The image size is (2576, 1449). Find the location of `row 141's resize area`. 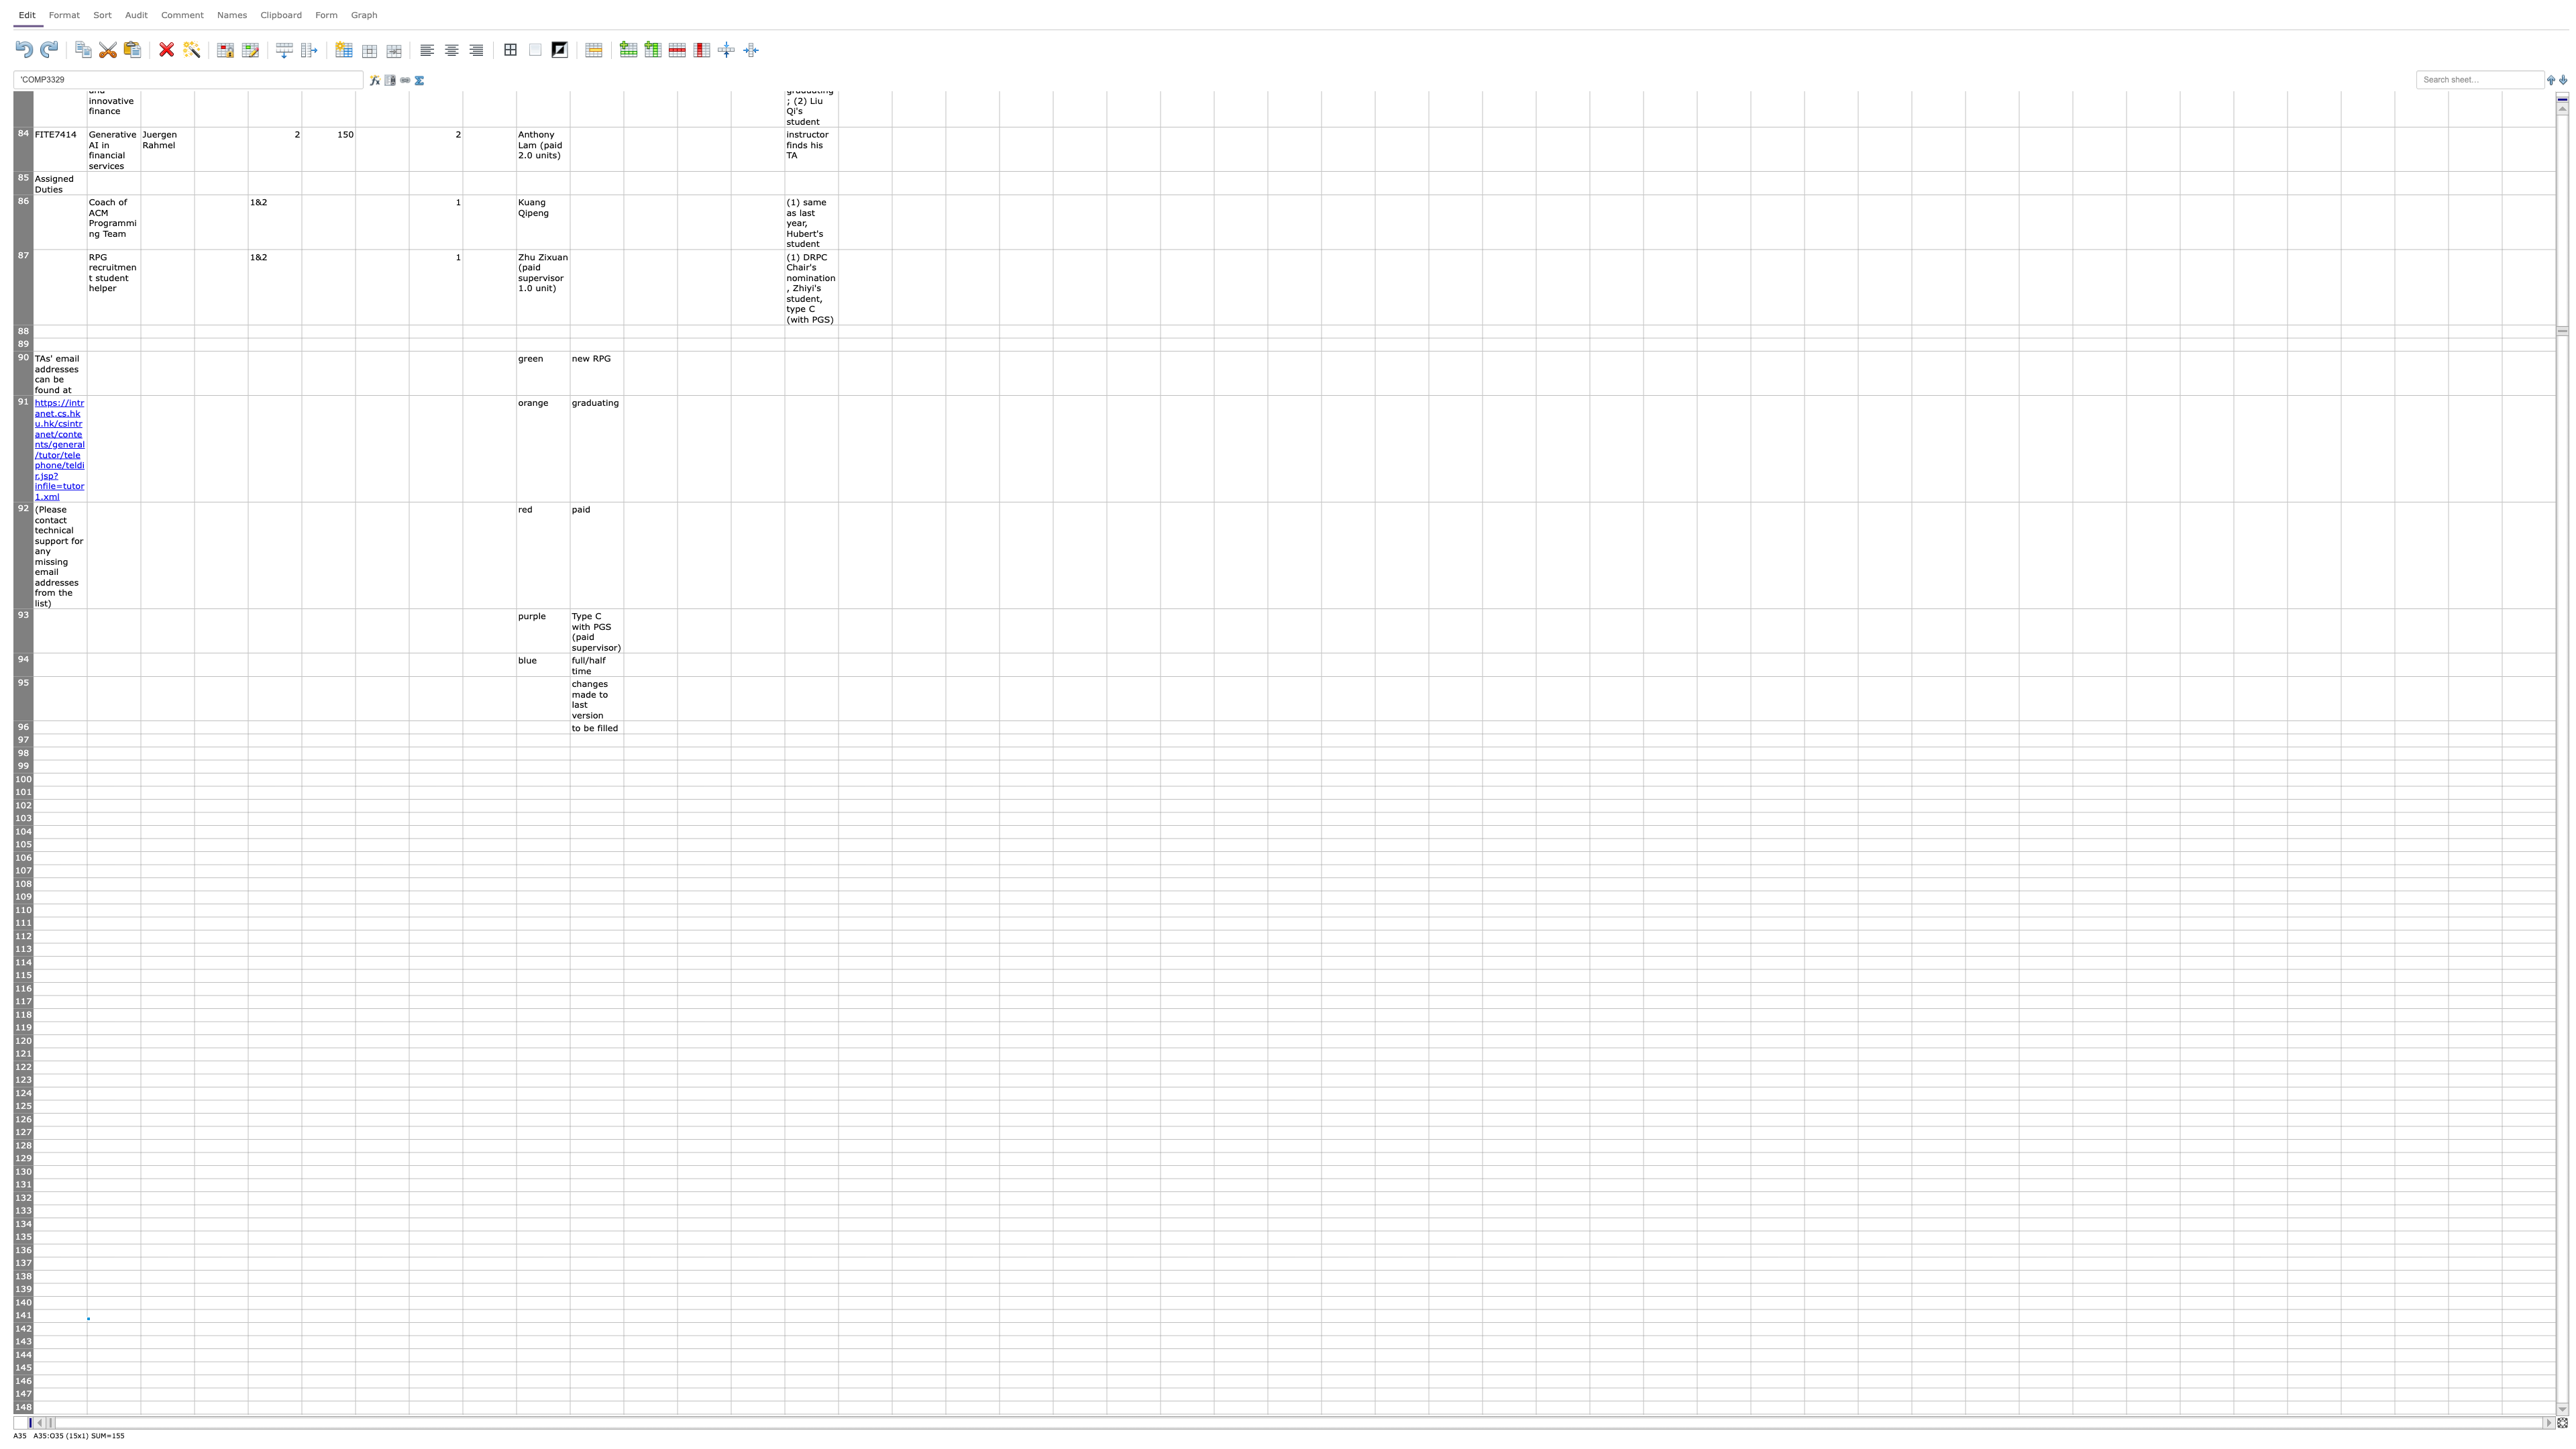

row 141's resize area is located at coordinates (23, 1321).